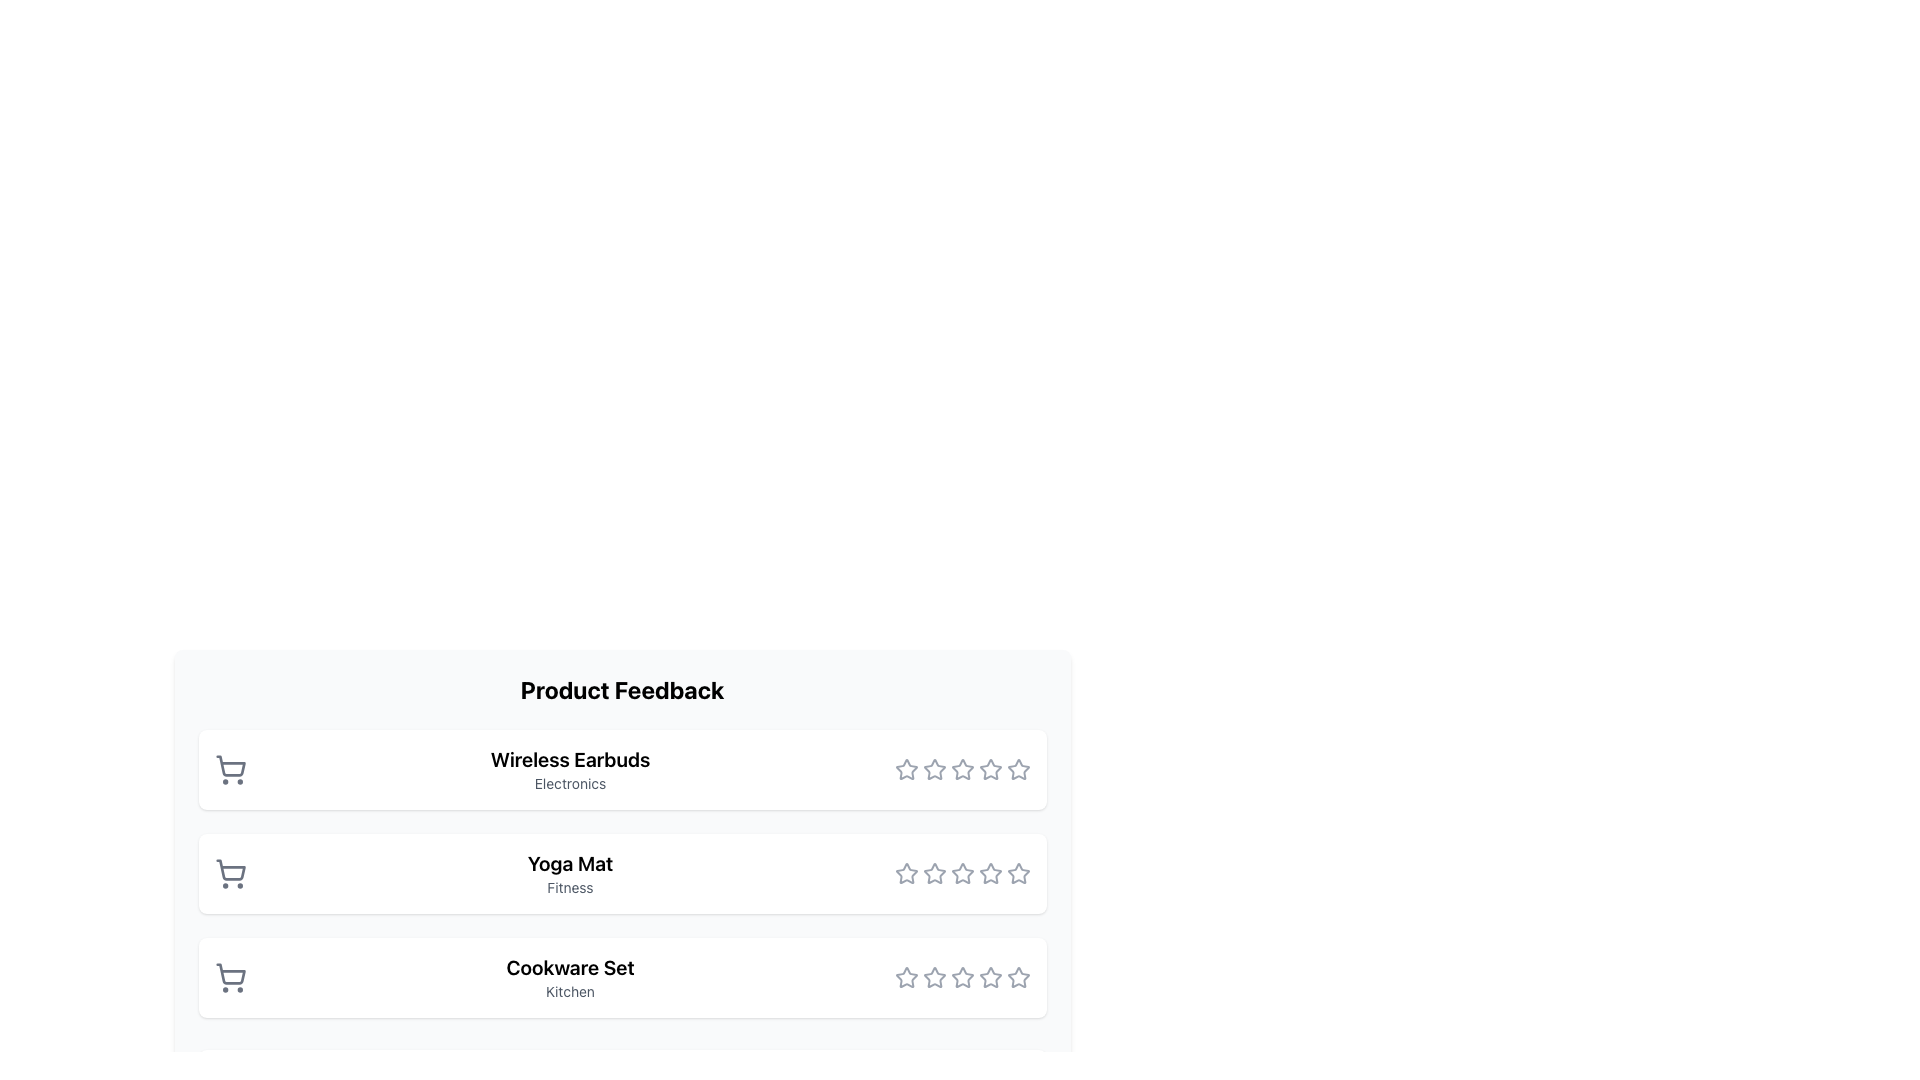 Image resolution: width=1920 pixels, height=1080 pixels. What do you see at coordinates (962, 769) in the screenshot?
I see `the star icon in the Rating widget for the 'Wireless Earbuds'` at bounding box center [962, 769].